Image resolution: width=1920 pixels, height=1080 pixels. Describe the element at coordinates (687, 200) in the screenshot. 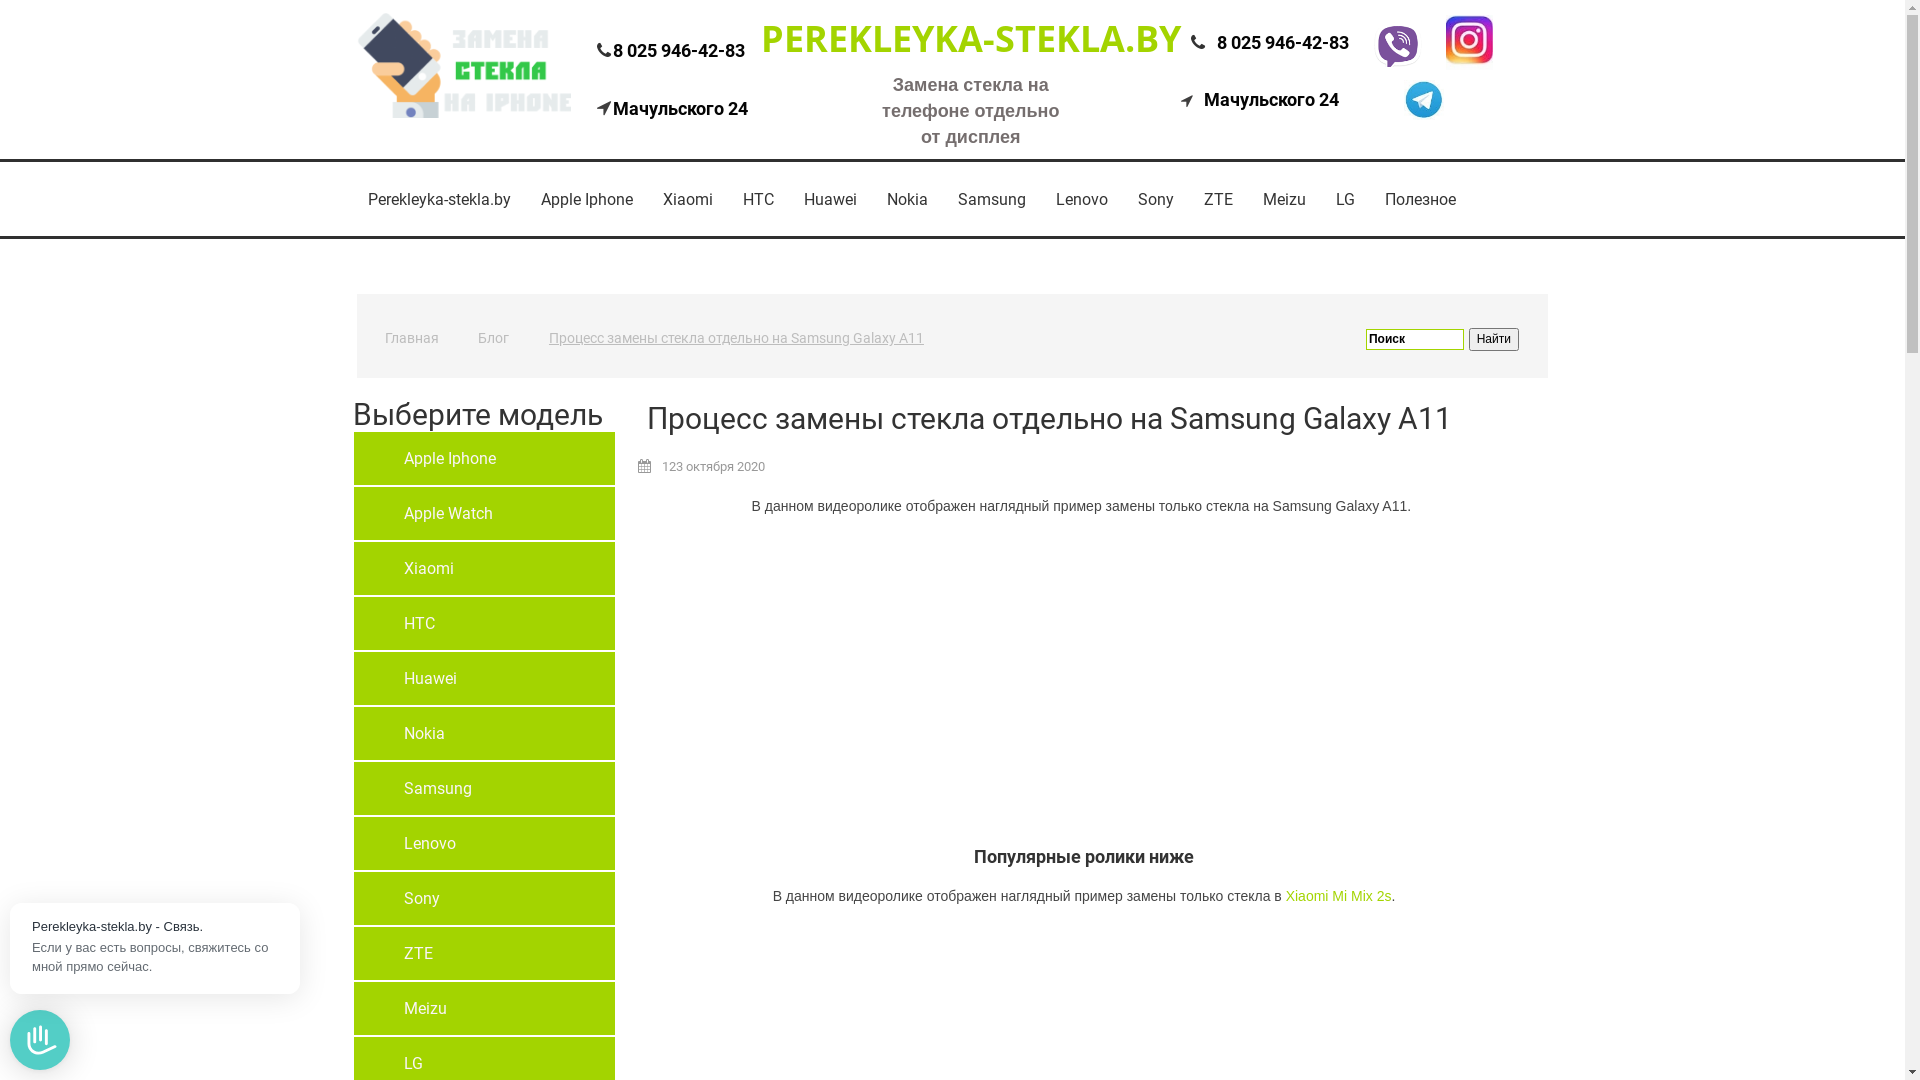

I see `'Xiaomi'` at that location.